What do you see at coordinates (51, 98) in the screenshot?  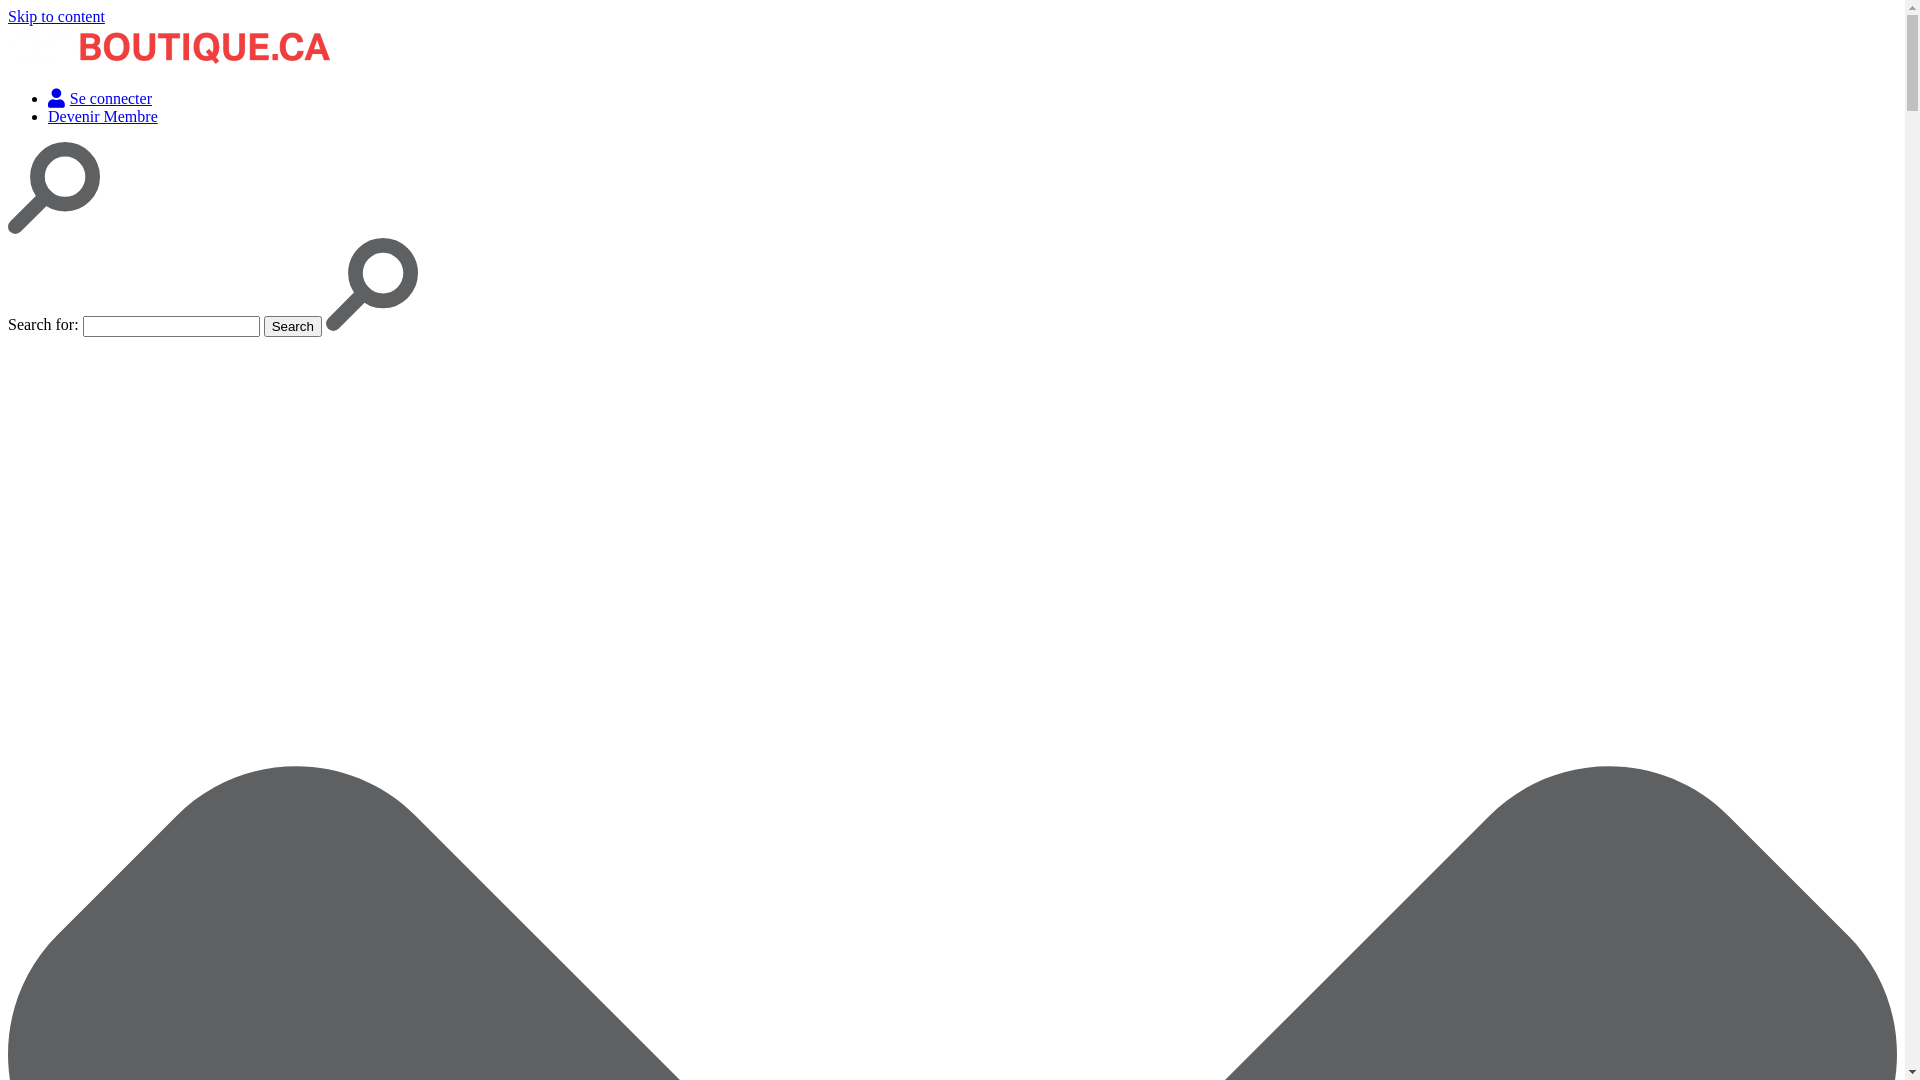 I see `'AN Boutique'` at bounding box center [51, 98].